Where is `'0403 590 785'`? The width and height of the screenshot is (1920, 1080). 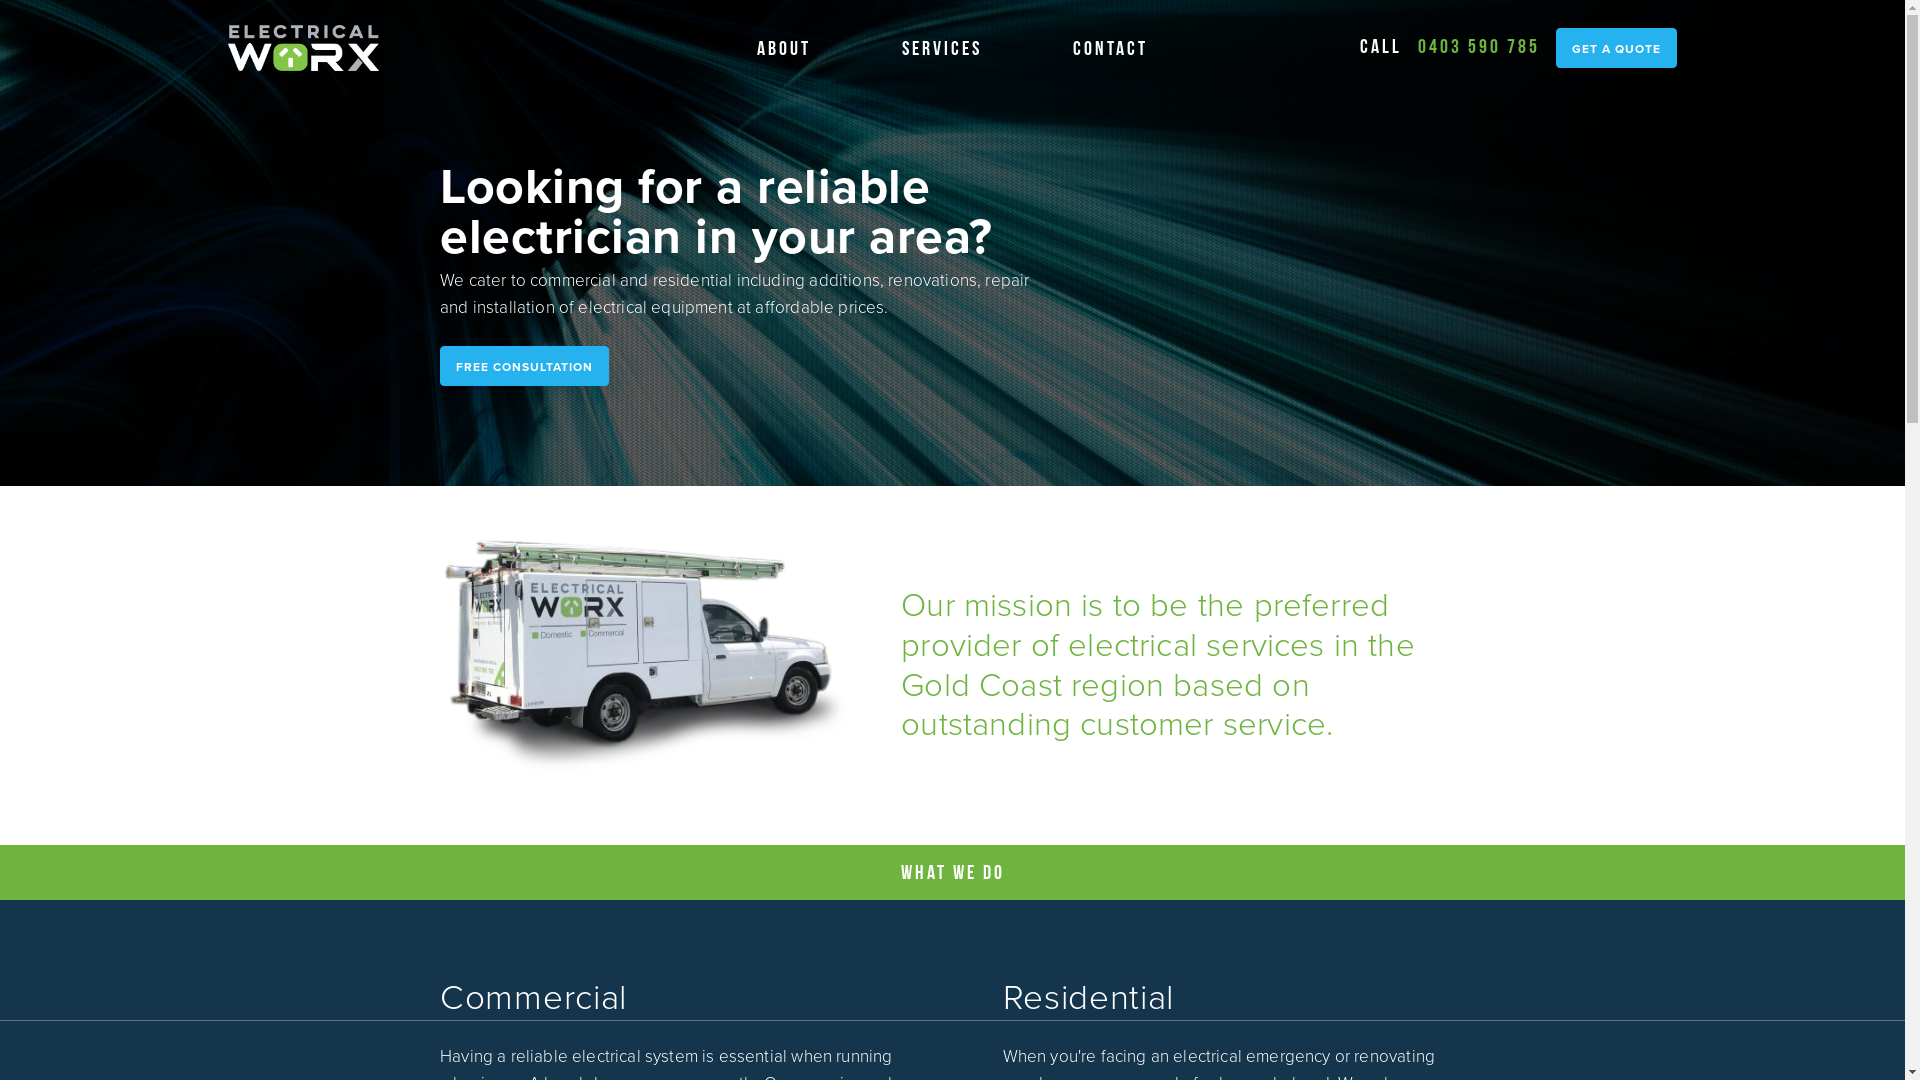 '0403 590 785' is located at coordinates (1478, 45).